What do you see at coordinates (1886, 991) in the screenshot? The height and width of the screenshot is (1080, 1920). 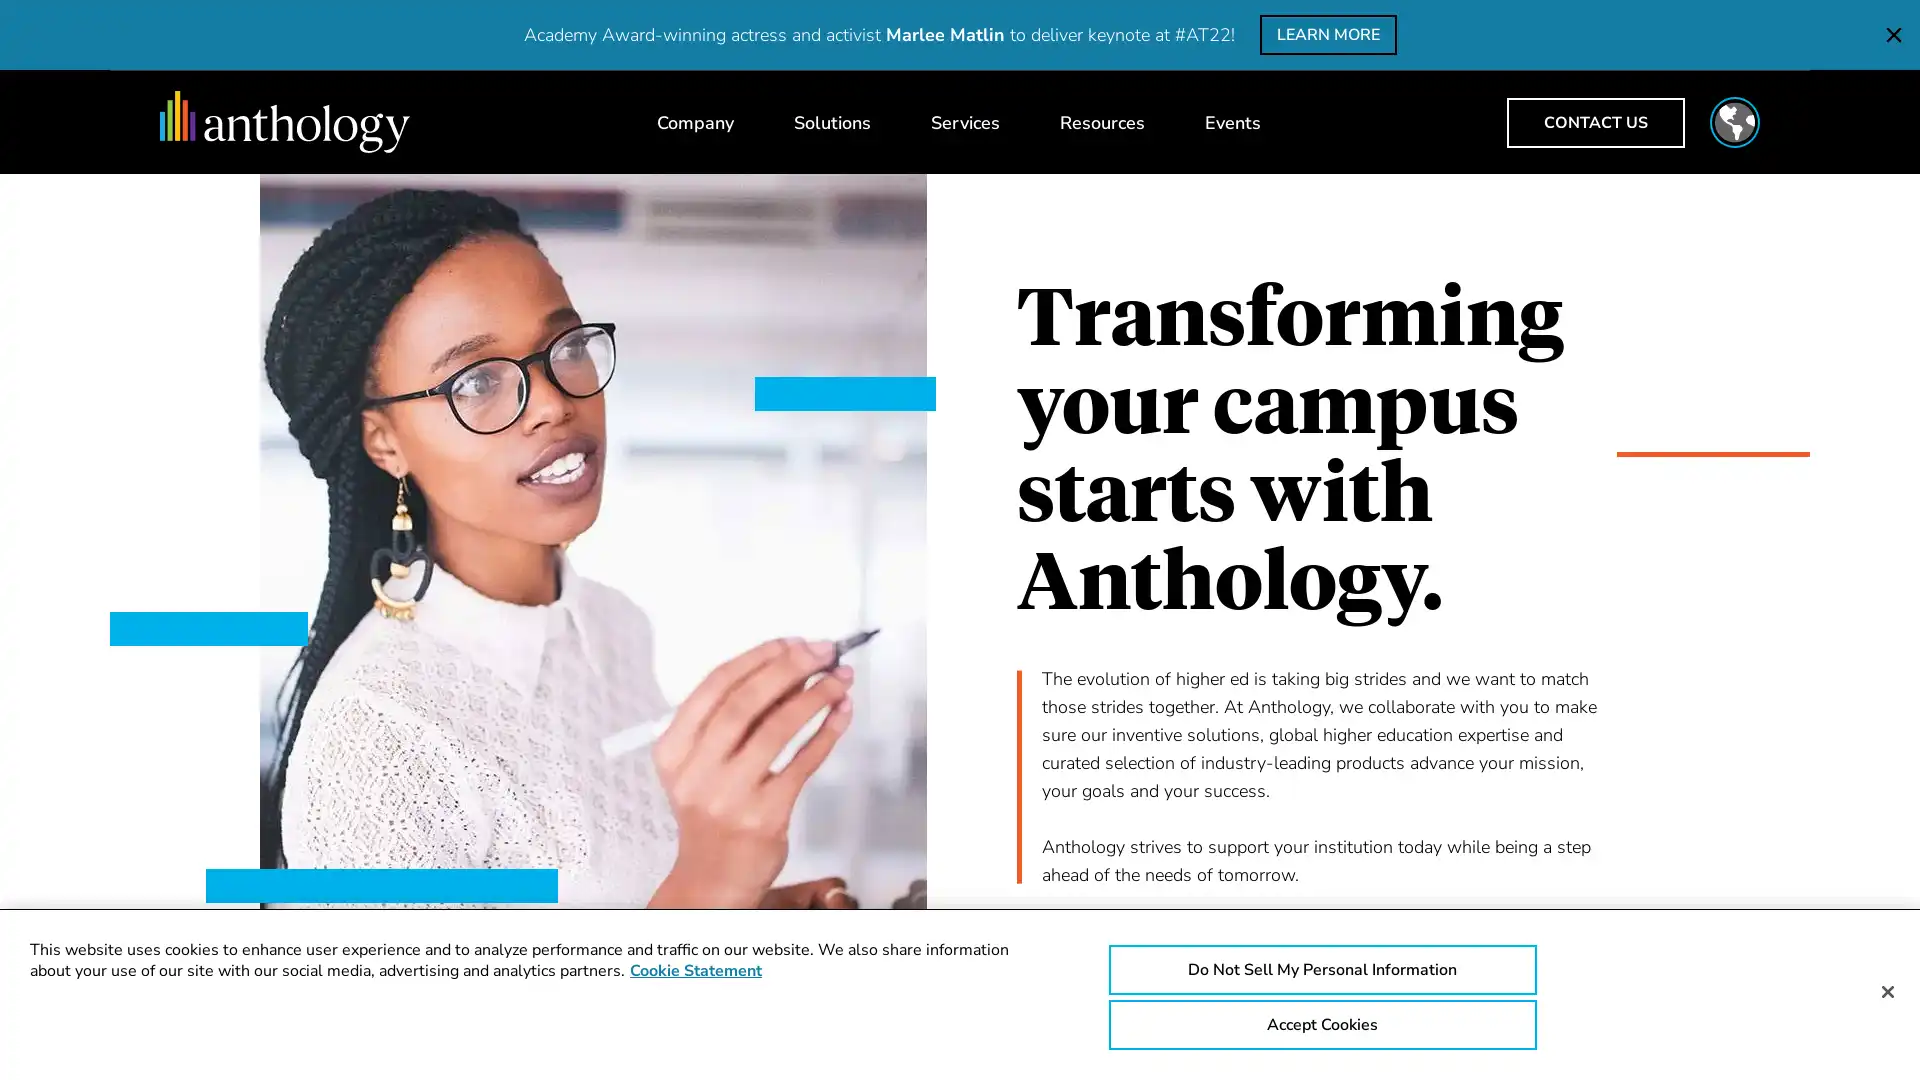 I see `Close` at bounding box center [1886, 991].